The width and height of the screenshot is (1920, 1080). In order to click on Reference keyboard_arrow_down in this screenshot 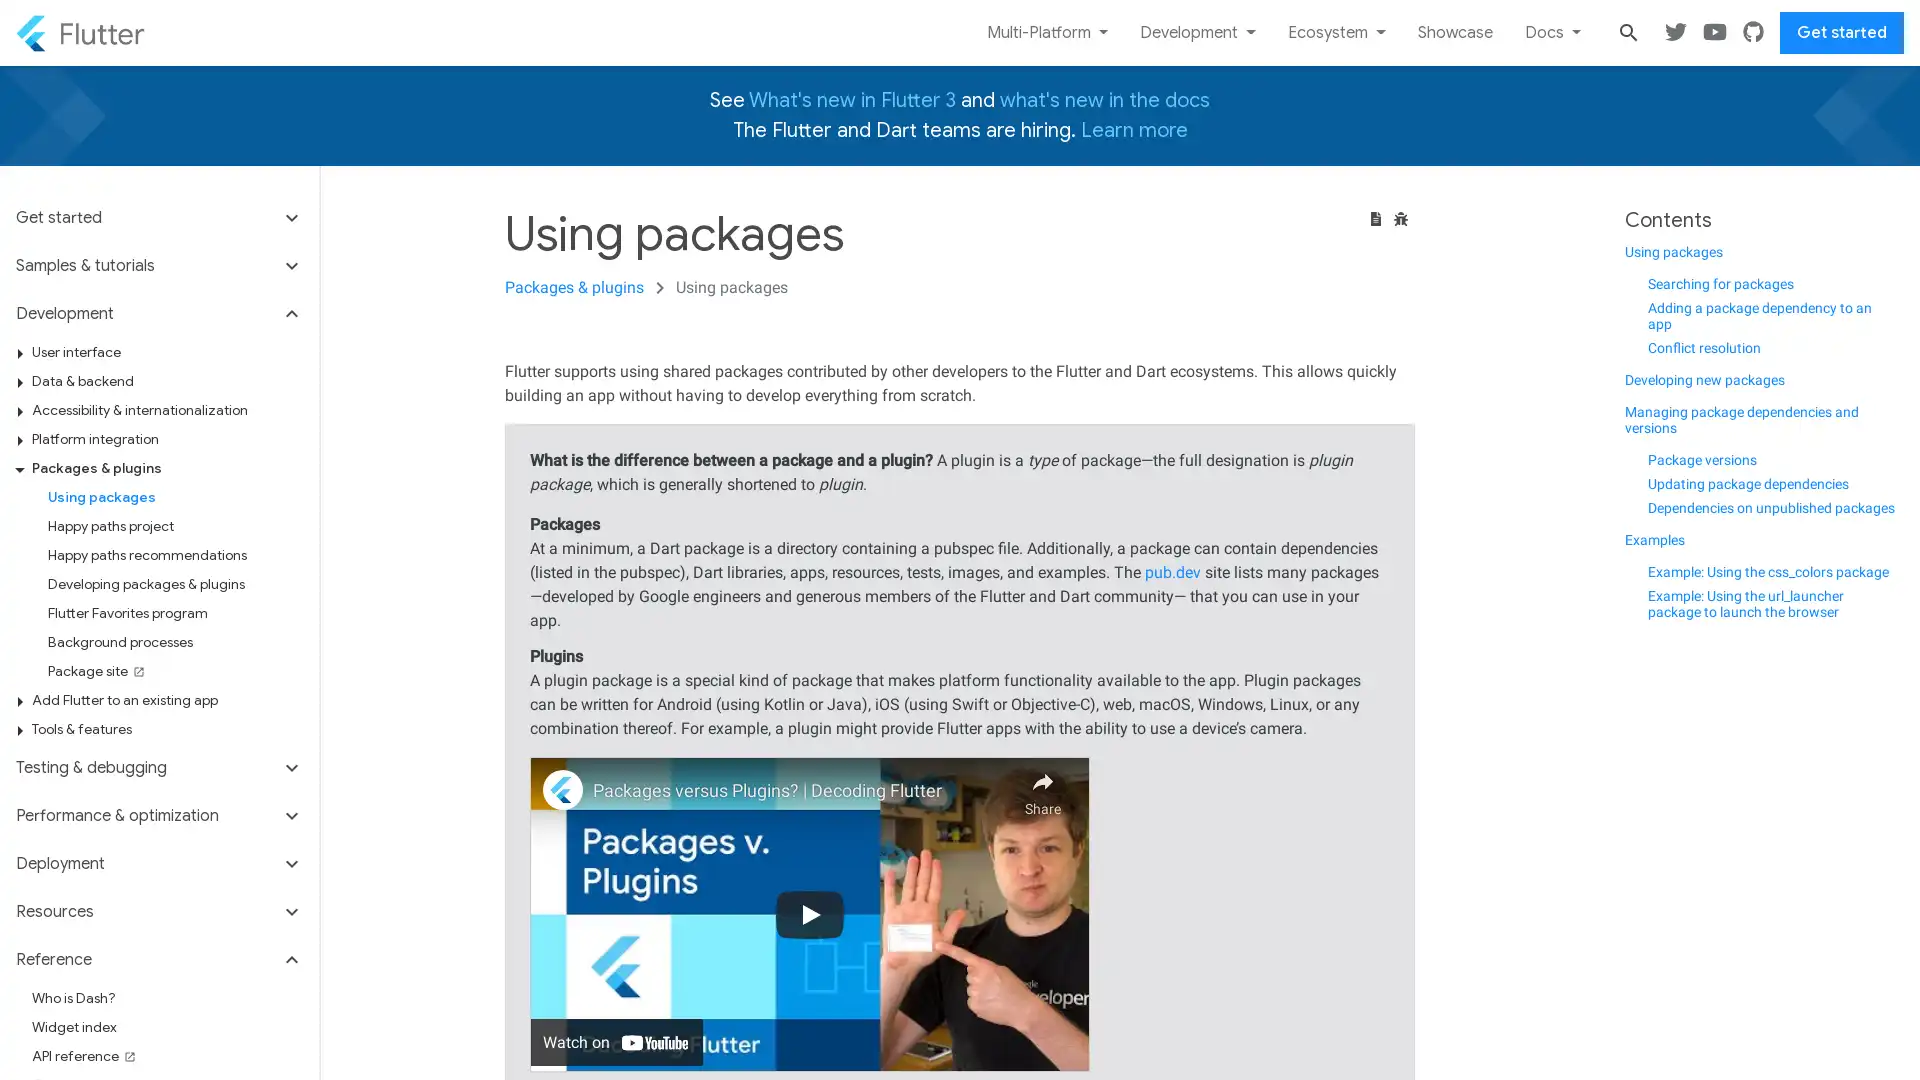, I will do `click(158, 959)`.